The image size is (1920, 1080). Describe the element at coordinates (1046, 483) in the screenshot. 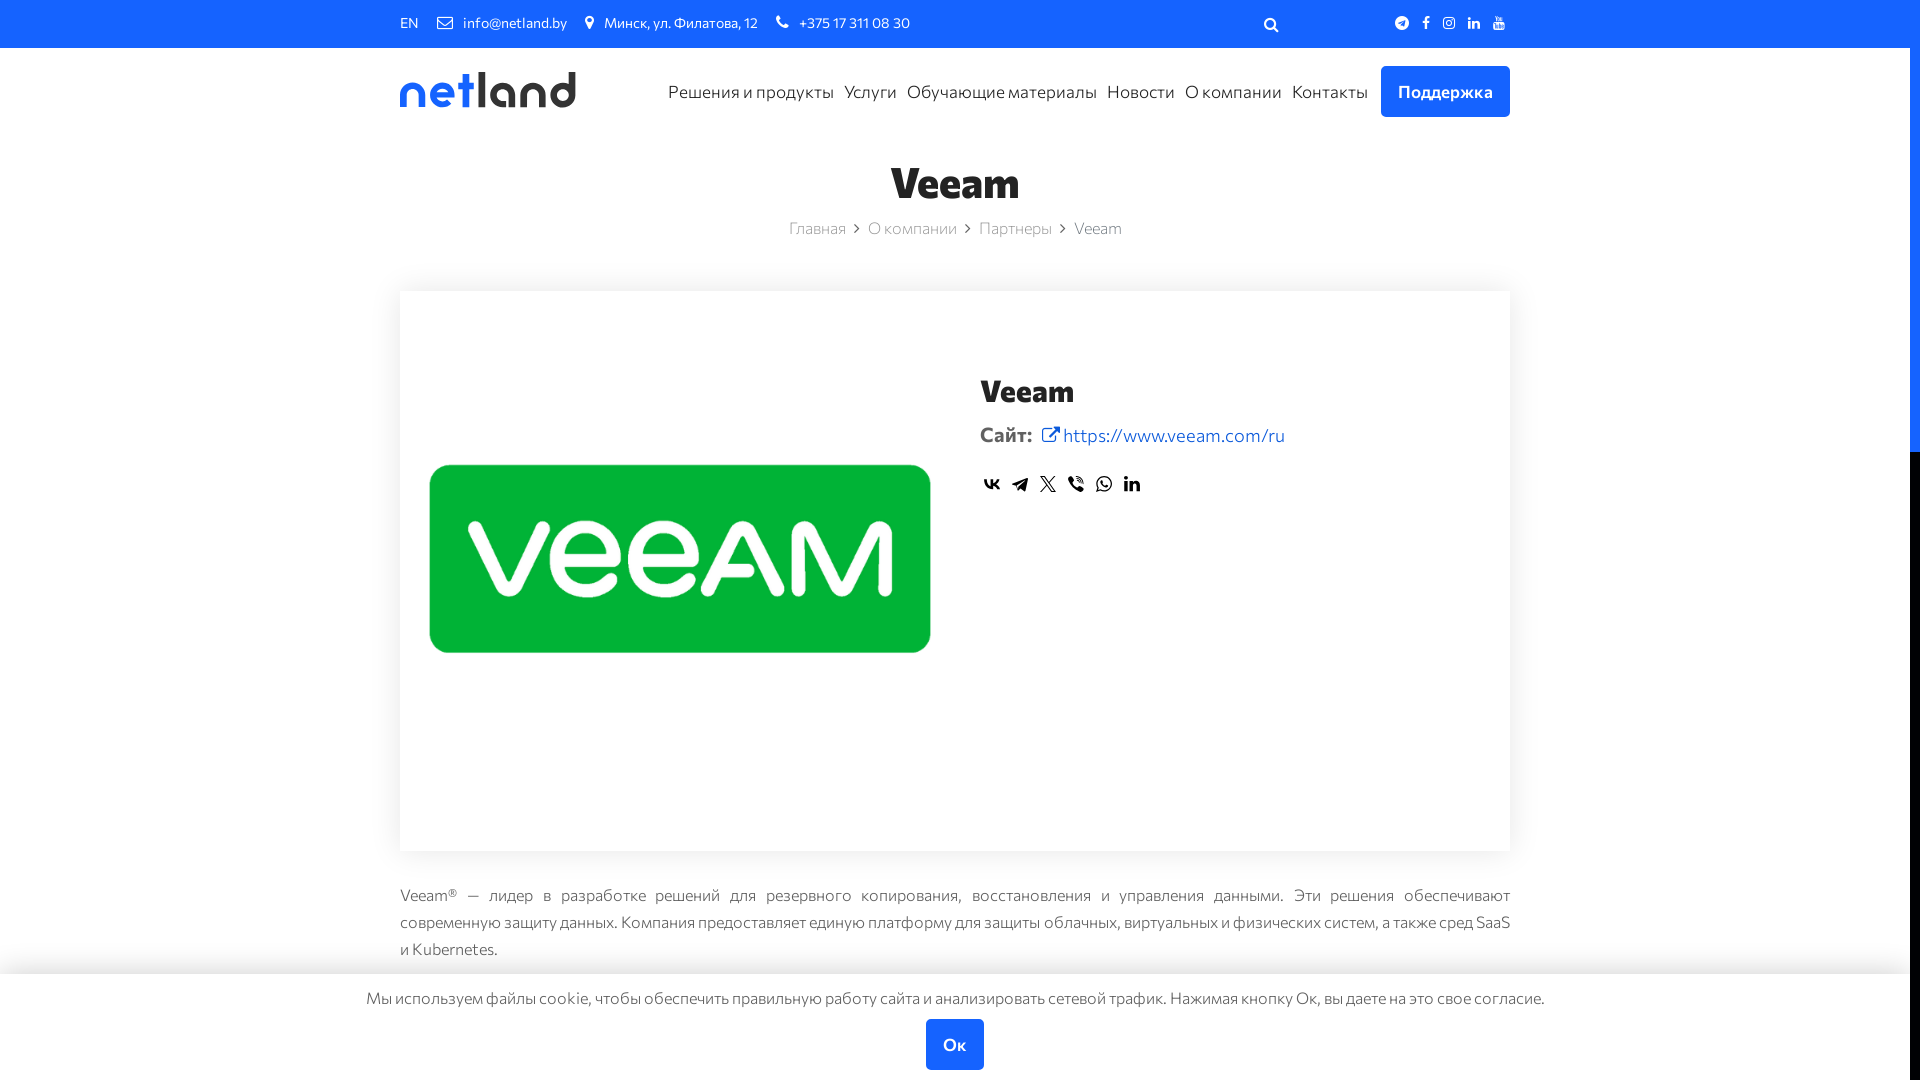

I see `'Twitter'` at that location.